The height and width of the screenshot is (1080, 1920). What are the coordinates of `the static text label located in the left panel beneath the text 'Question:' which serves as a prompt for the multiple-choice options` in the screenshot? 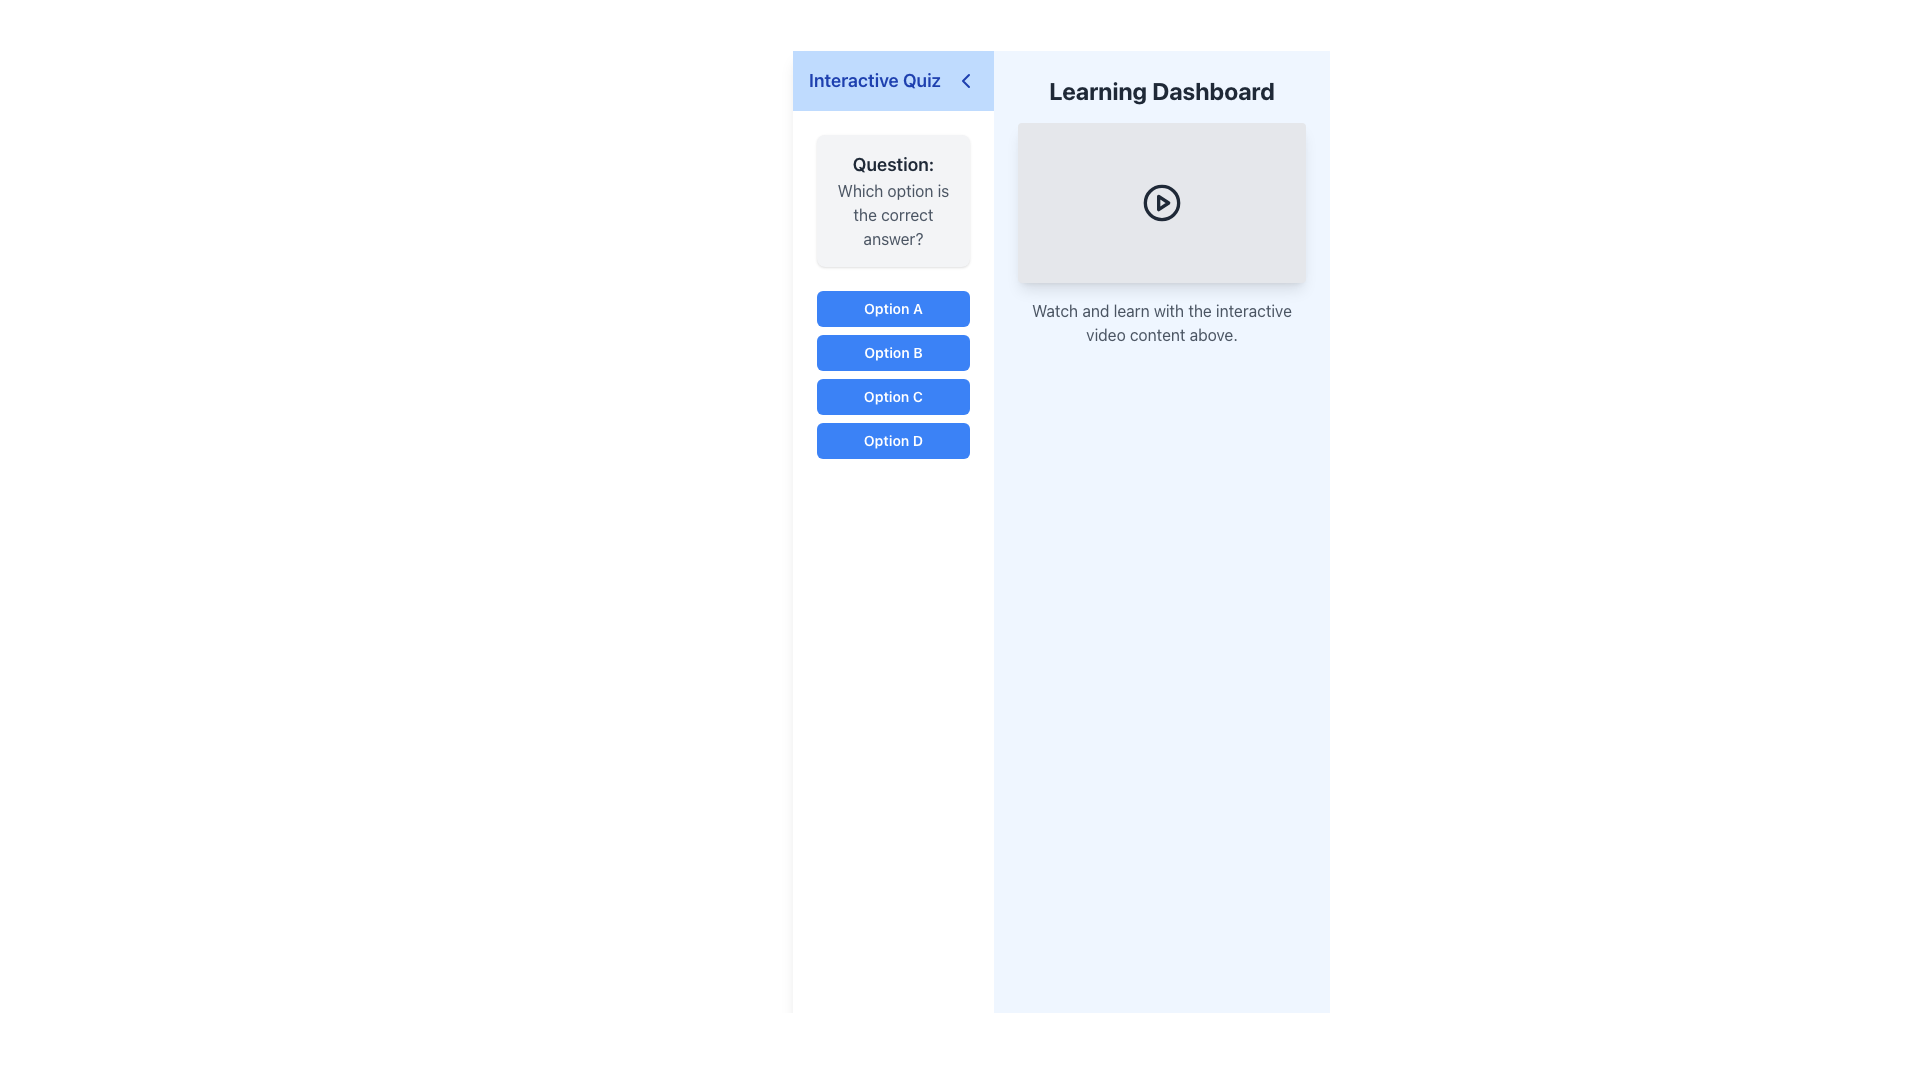 It's located at (892, 215).